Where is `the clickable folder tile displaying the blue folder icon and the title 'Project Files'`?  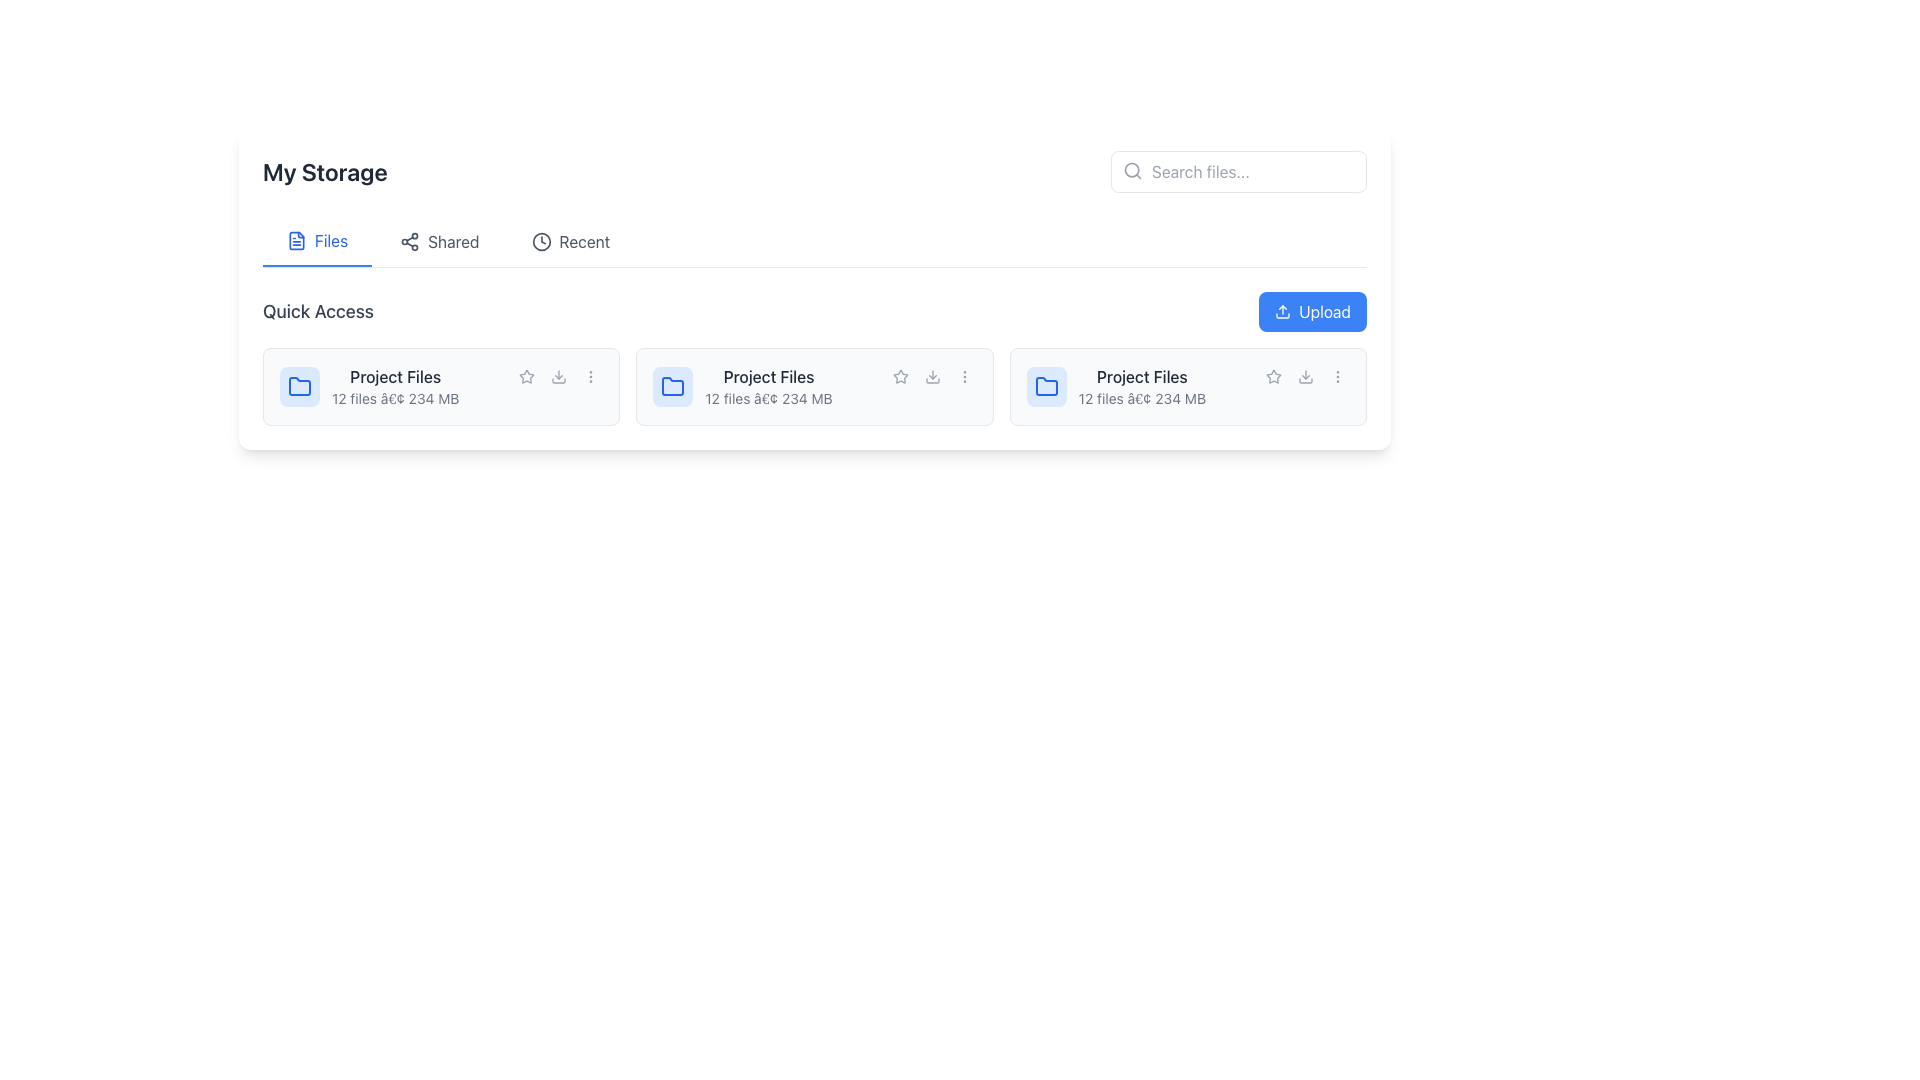
the clickable folder tile displaying the blue folder icon and the title 'Project Files' is located at coordinates (815, 386).